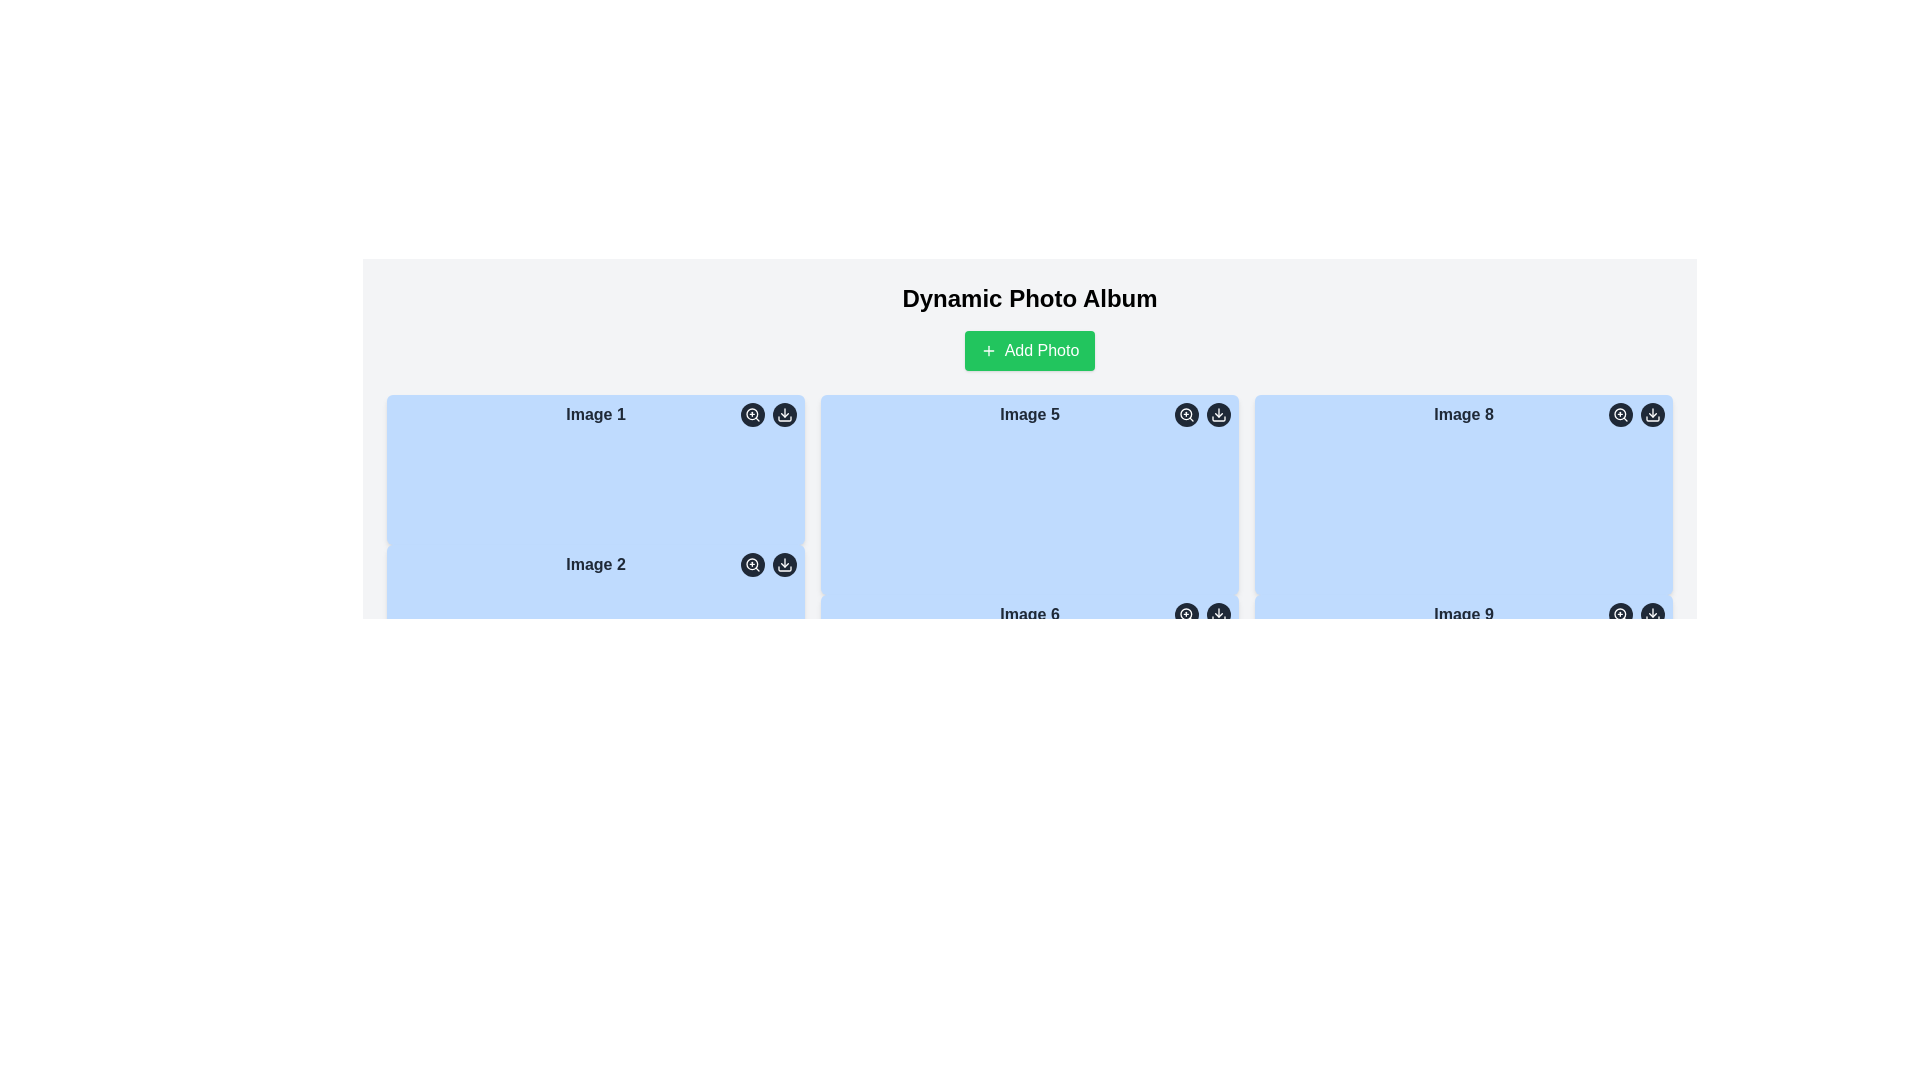 The width and height of the screenshot is (1920, 1080). Describe the element at coordinates (784, 564) in the screenshot. I see `the download button located at the top-right corner of the cell containing 'Image 2' to initiate the download` at that location.